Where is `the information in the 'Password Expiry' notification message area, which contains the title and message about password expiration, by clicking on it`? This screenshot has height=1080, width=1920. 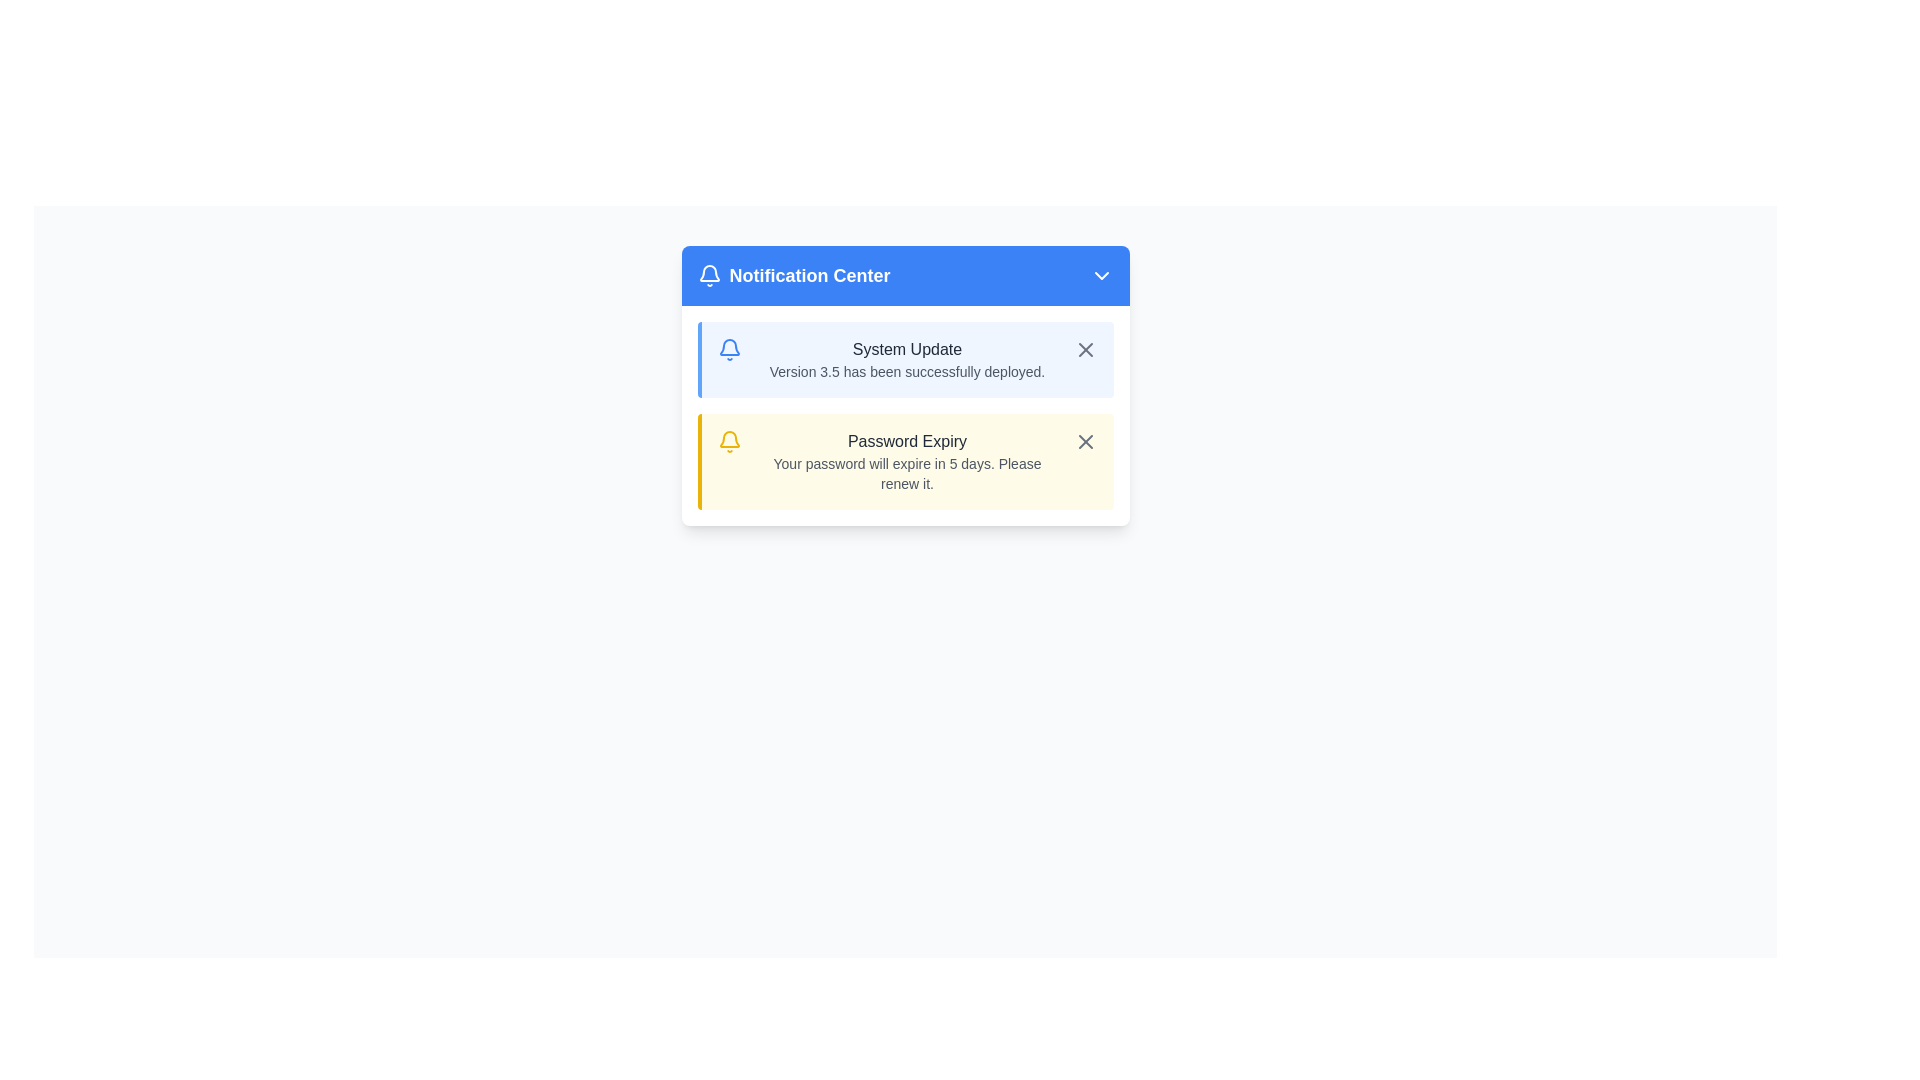 the information in the 'Password Expiry' notification message area, which contains the title and message about password expiration, by clicking on it is located at coordinates (906, 462).